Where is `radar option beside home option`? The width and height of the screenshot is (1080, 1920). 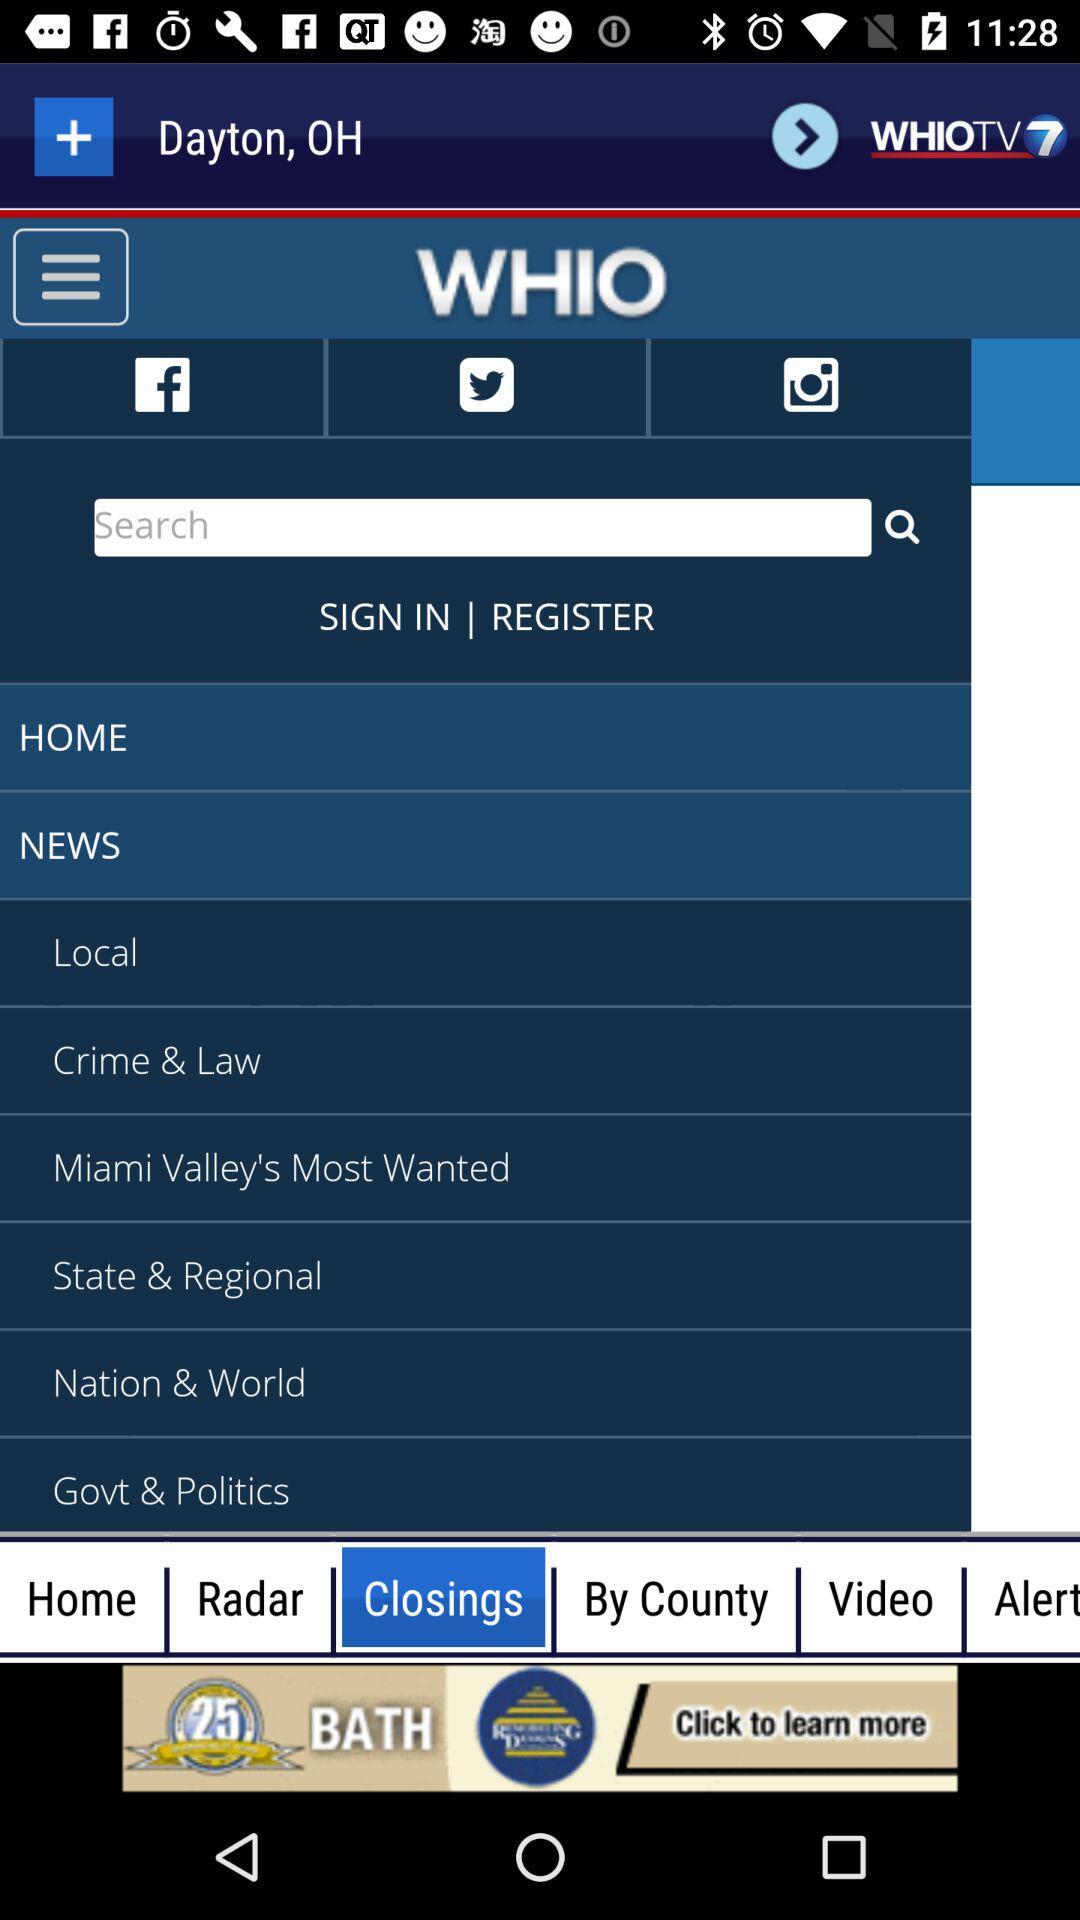 radar option beside home option is located at coordinates (249, 1596).